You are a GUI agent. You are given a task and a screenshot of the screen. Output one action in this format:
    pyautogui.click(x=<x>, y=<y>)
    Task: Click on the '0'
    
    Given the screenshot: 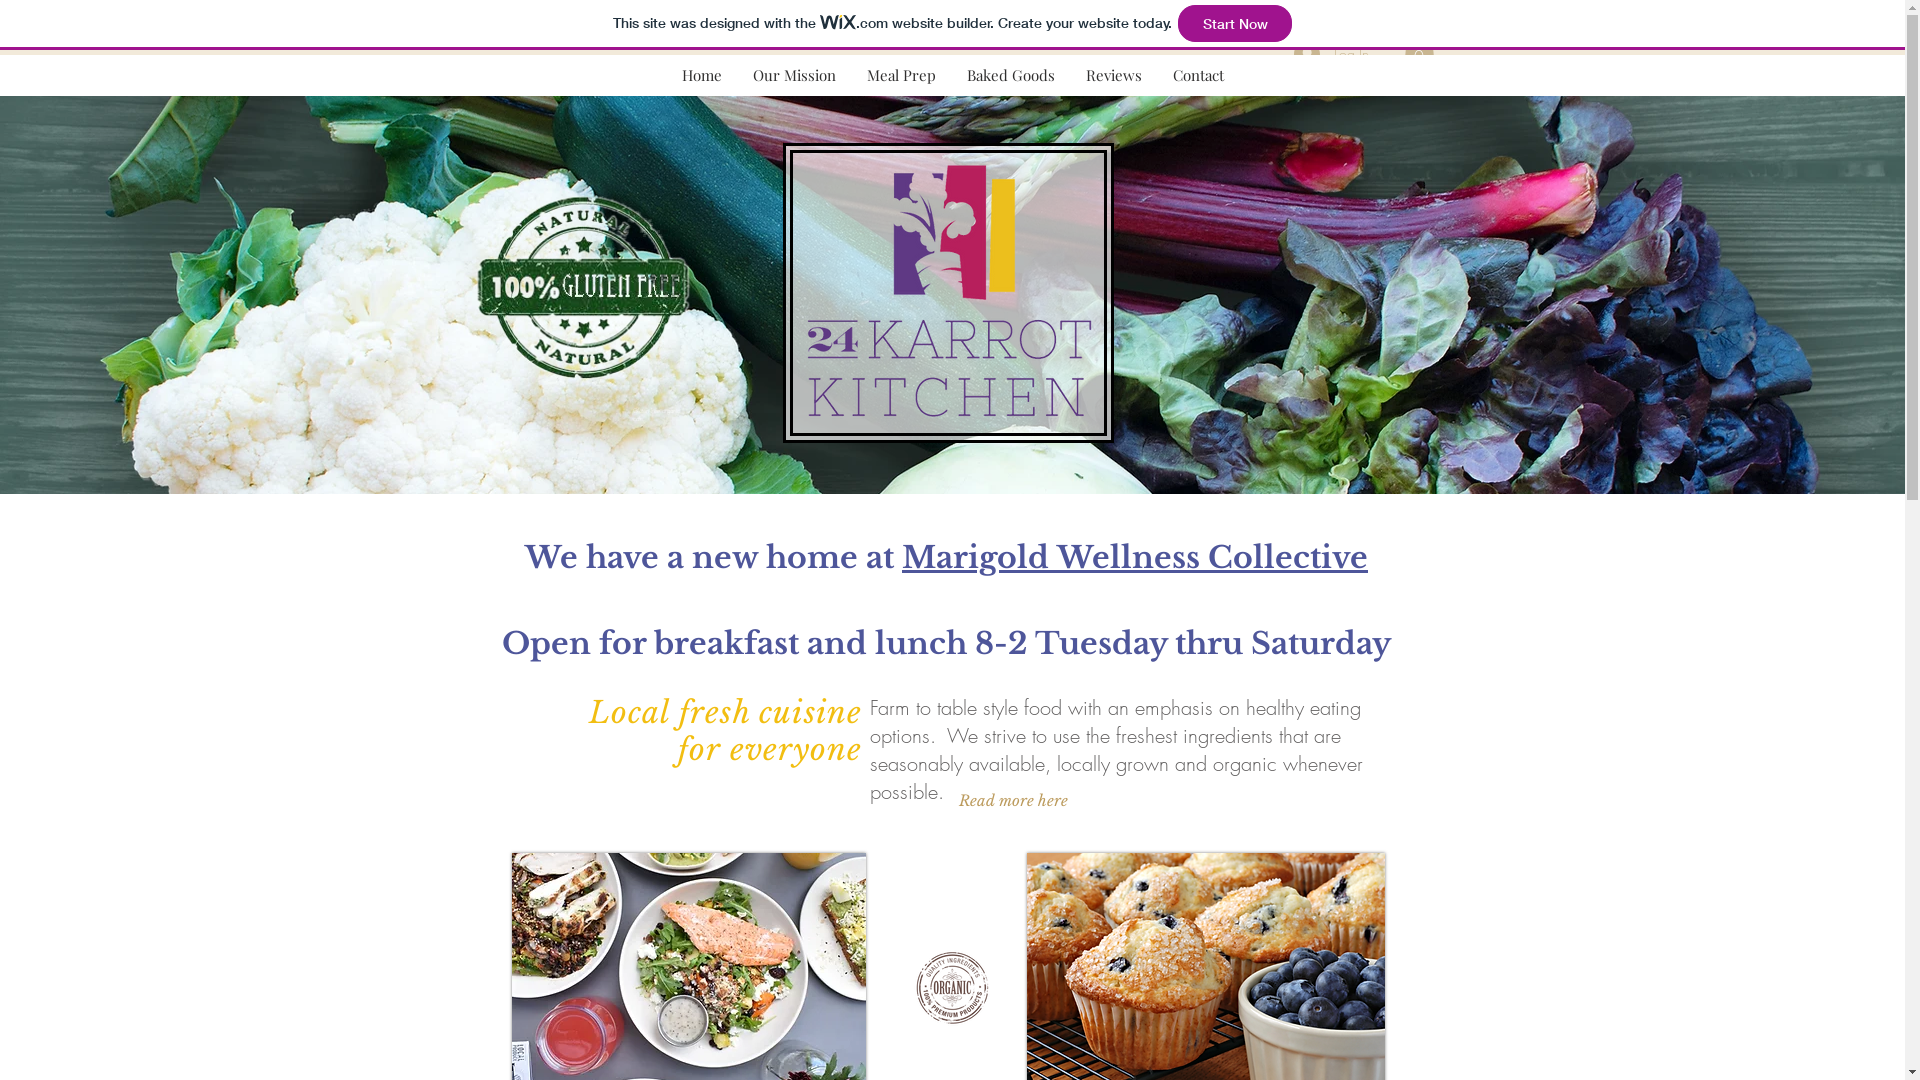 What is the action you would take?
    pyautogui.click(x=1417, y=50)
    